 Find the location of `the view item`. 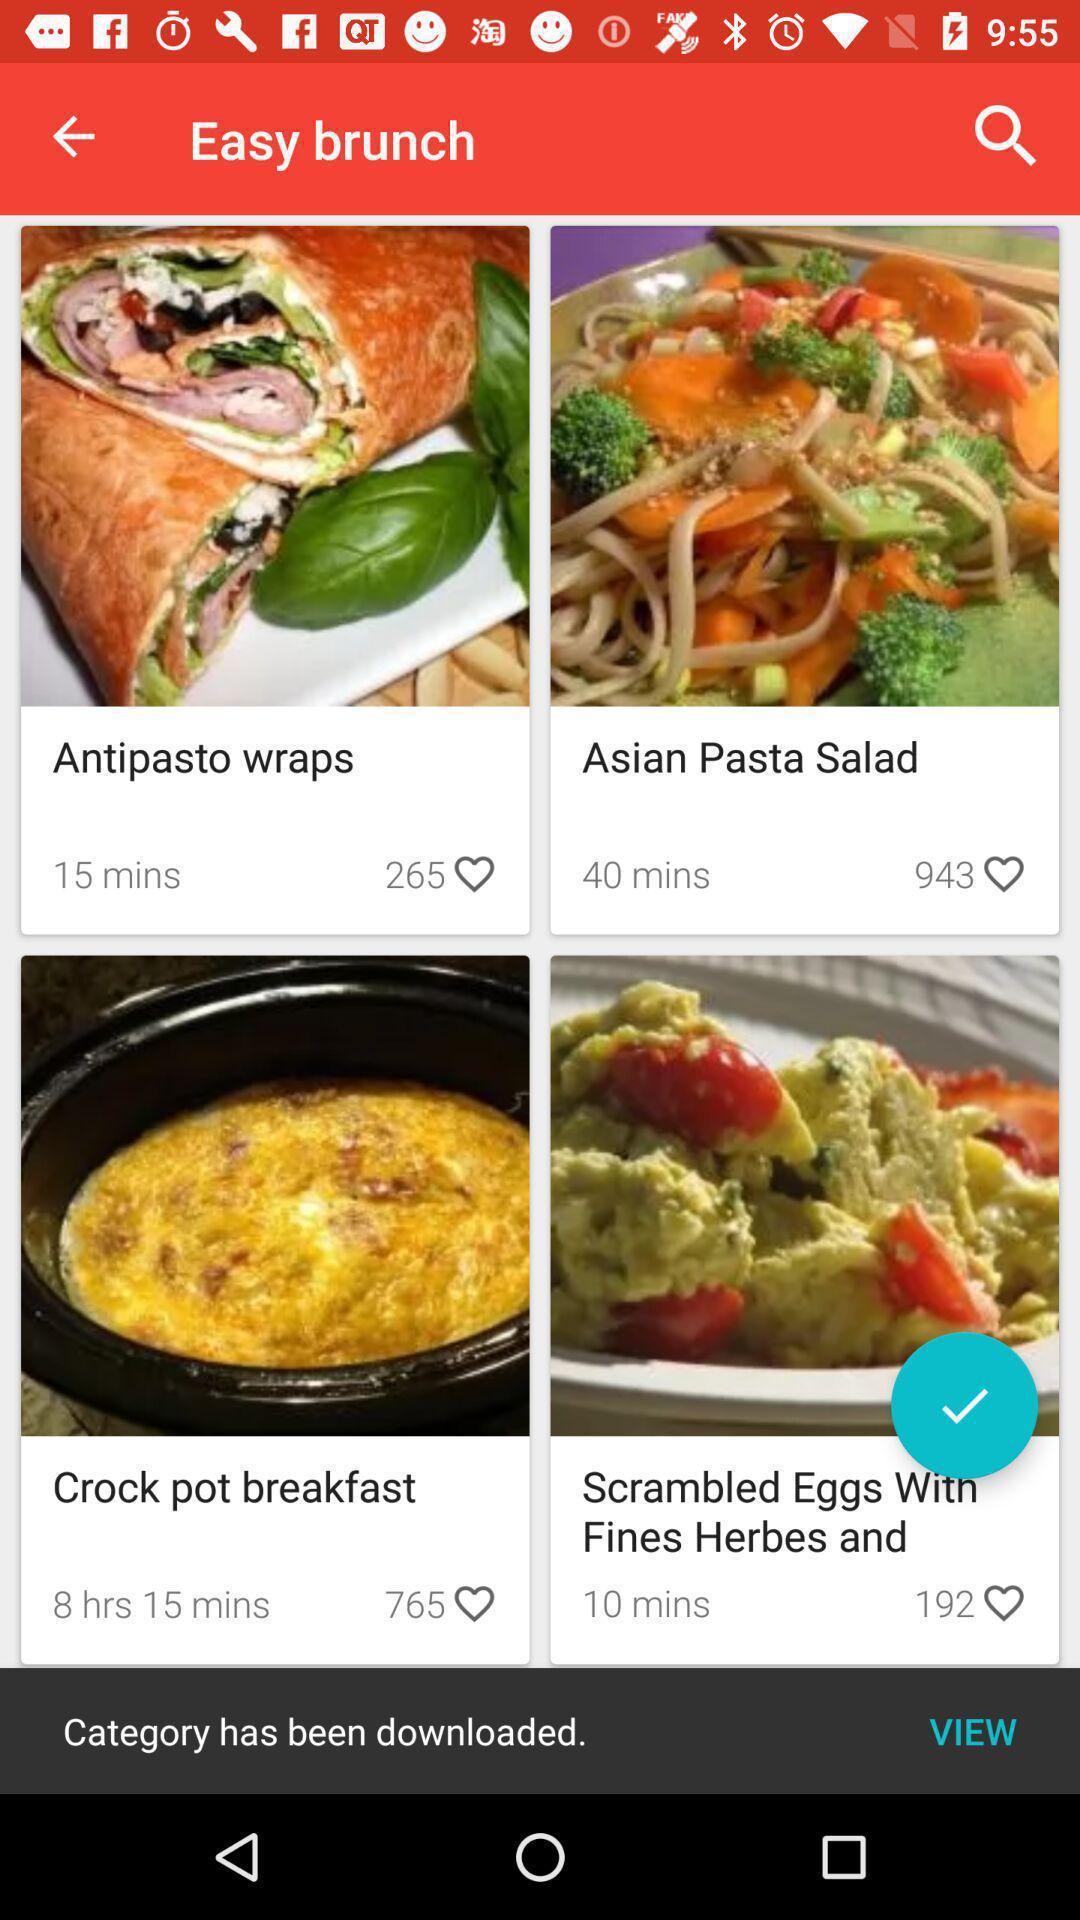

the view item is located at coordinates (972, 1730).